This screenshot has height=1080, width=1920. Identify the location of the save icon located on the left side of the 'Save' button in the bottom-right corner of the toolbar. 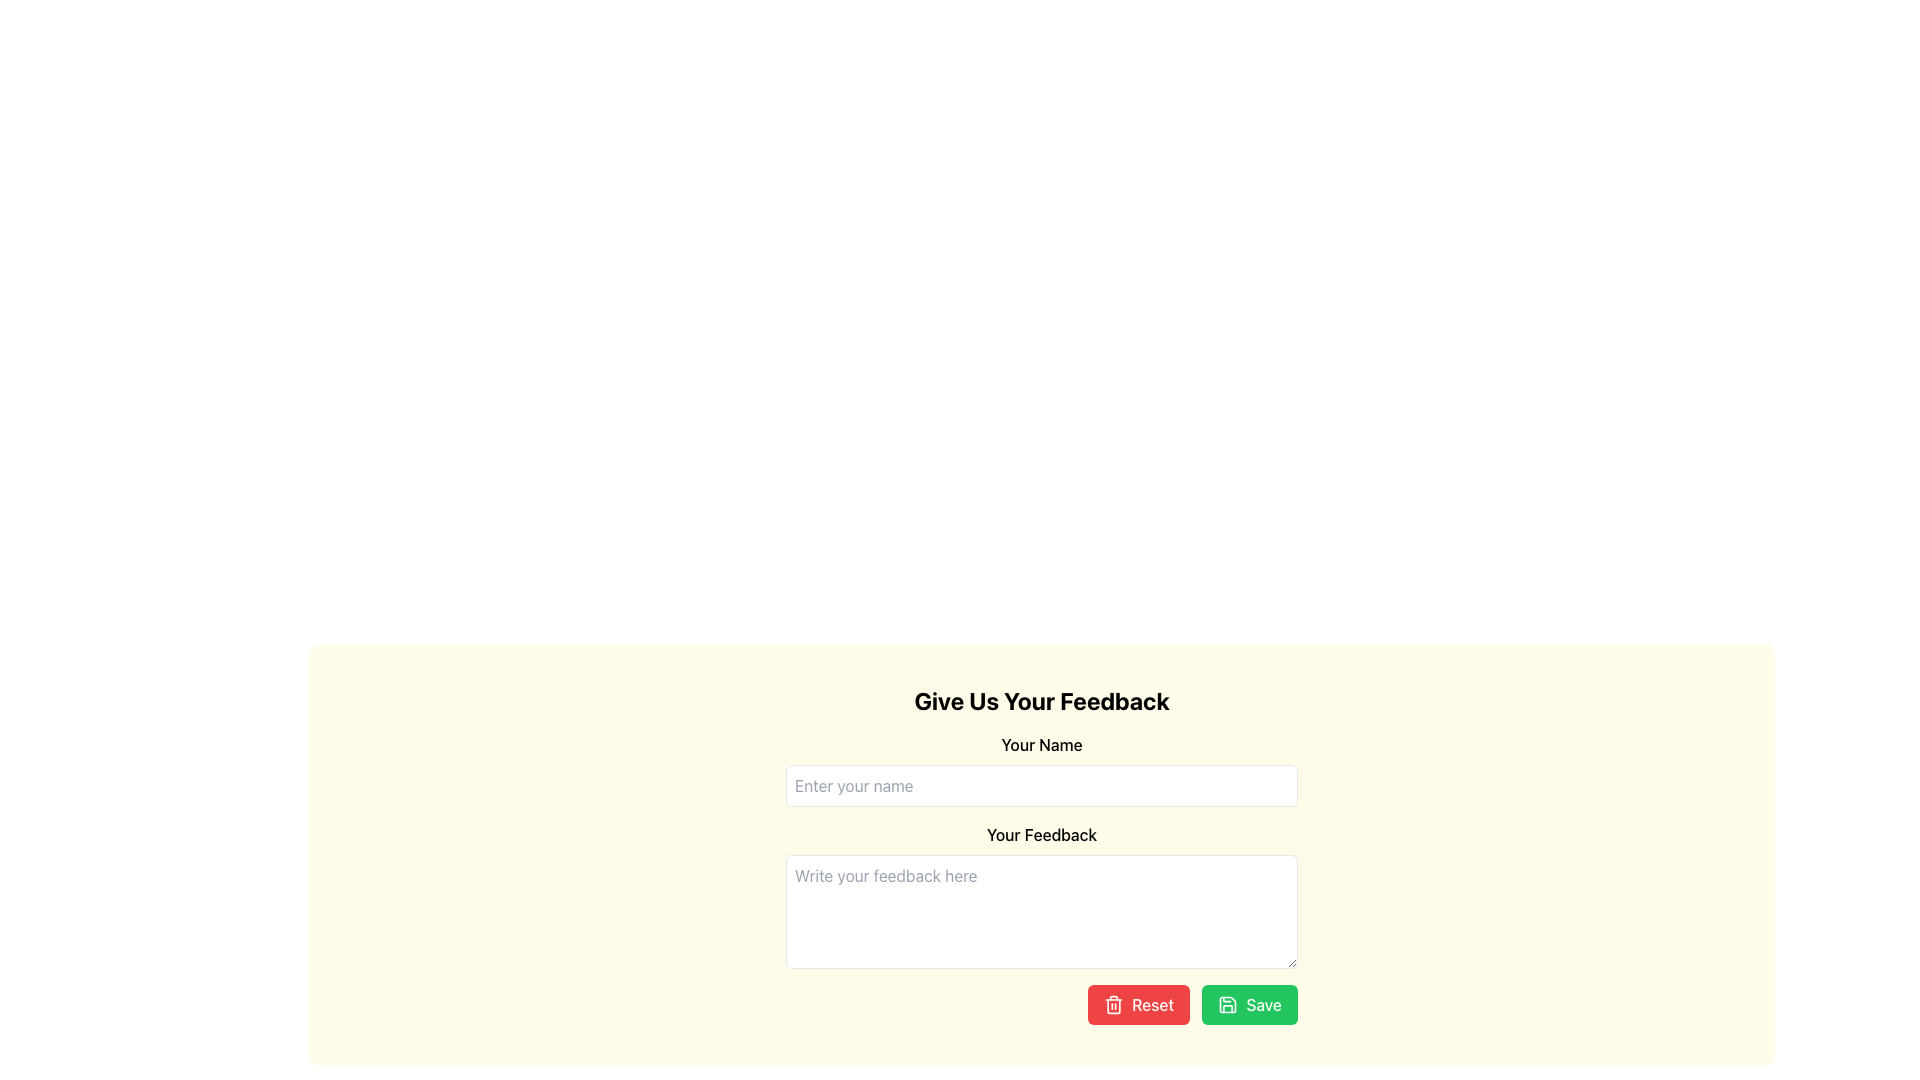
(1227, 1005).